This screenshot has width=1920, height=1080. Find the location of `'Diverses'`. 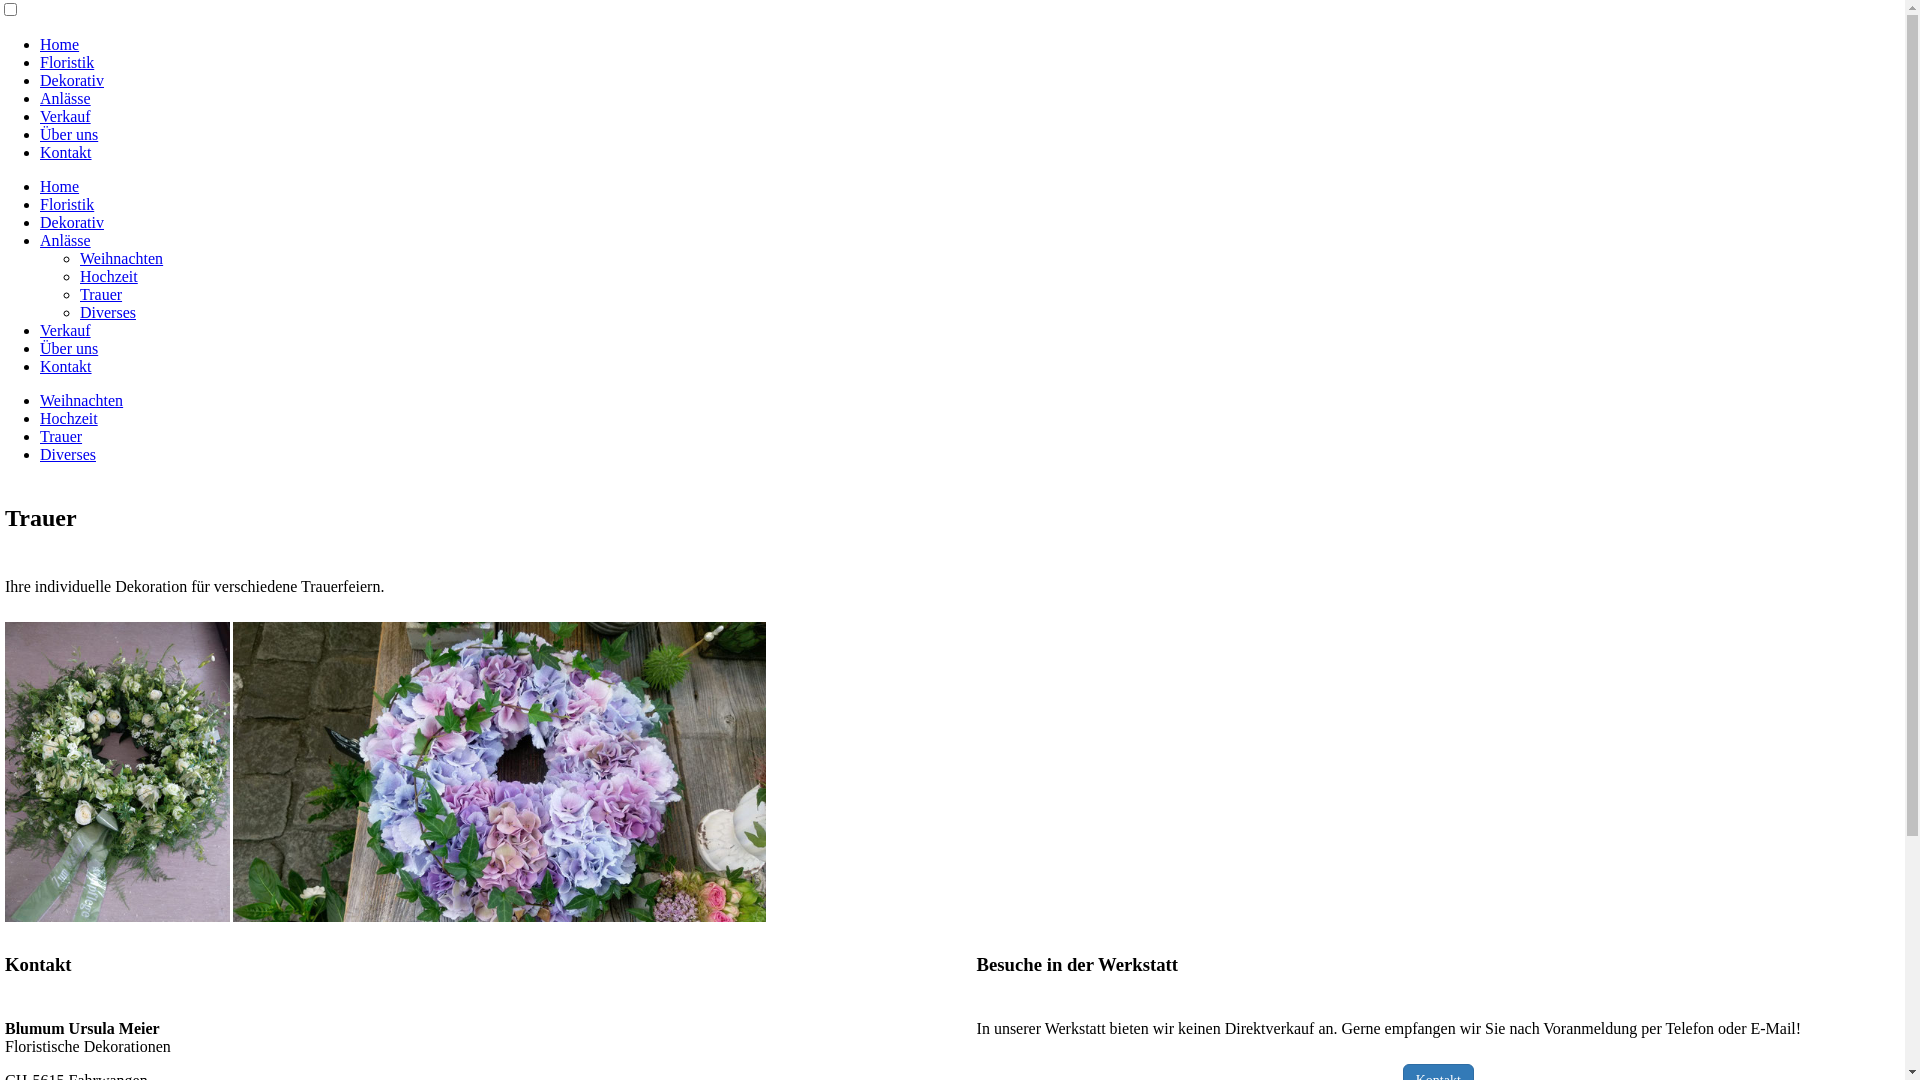

'Diverses' is located at coordinates (106, 312).